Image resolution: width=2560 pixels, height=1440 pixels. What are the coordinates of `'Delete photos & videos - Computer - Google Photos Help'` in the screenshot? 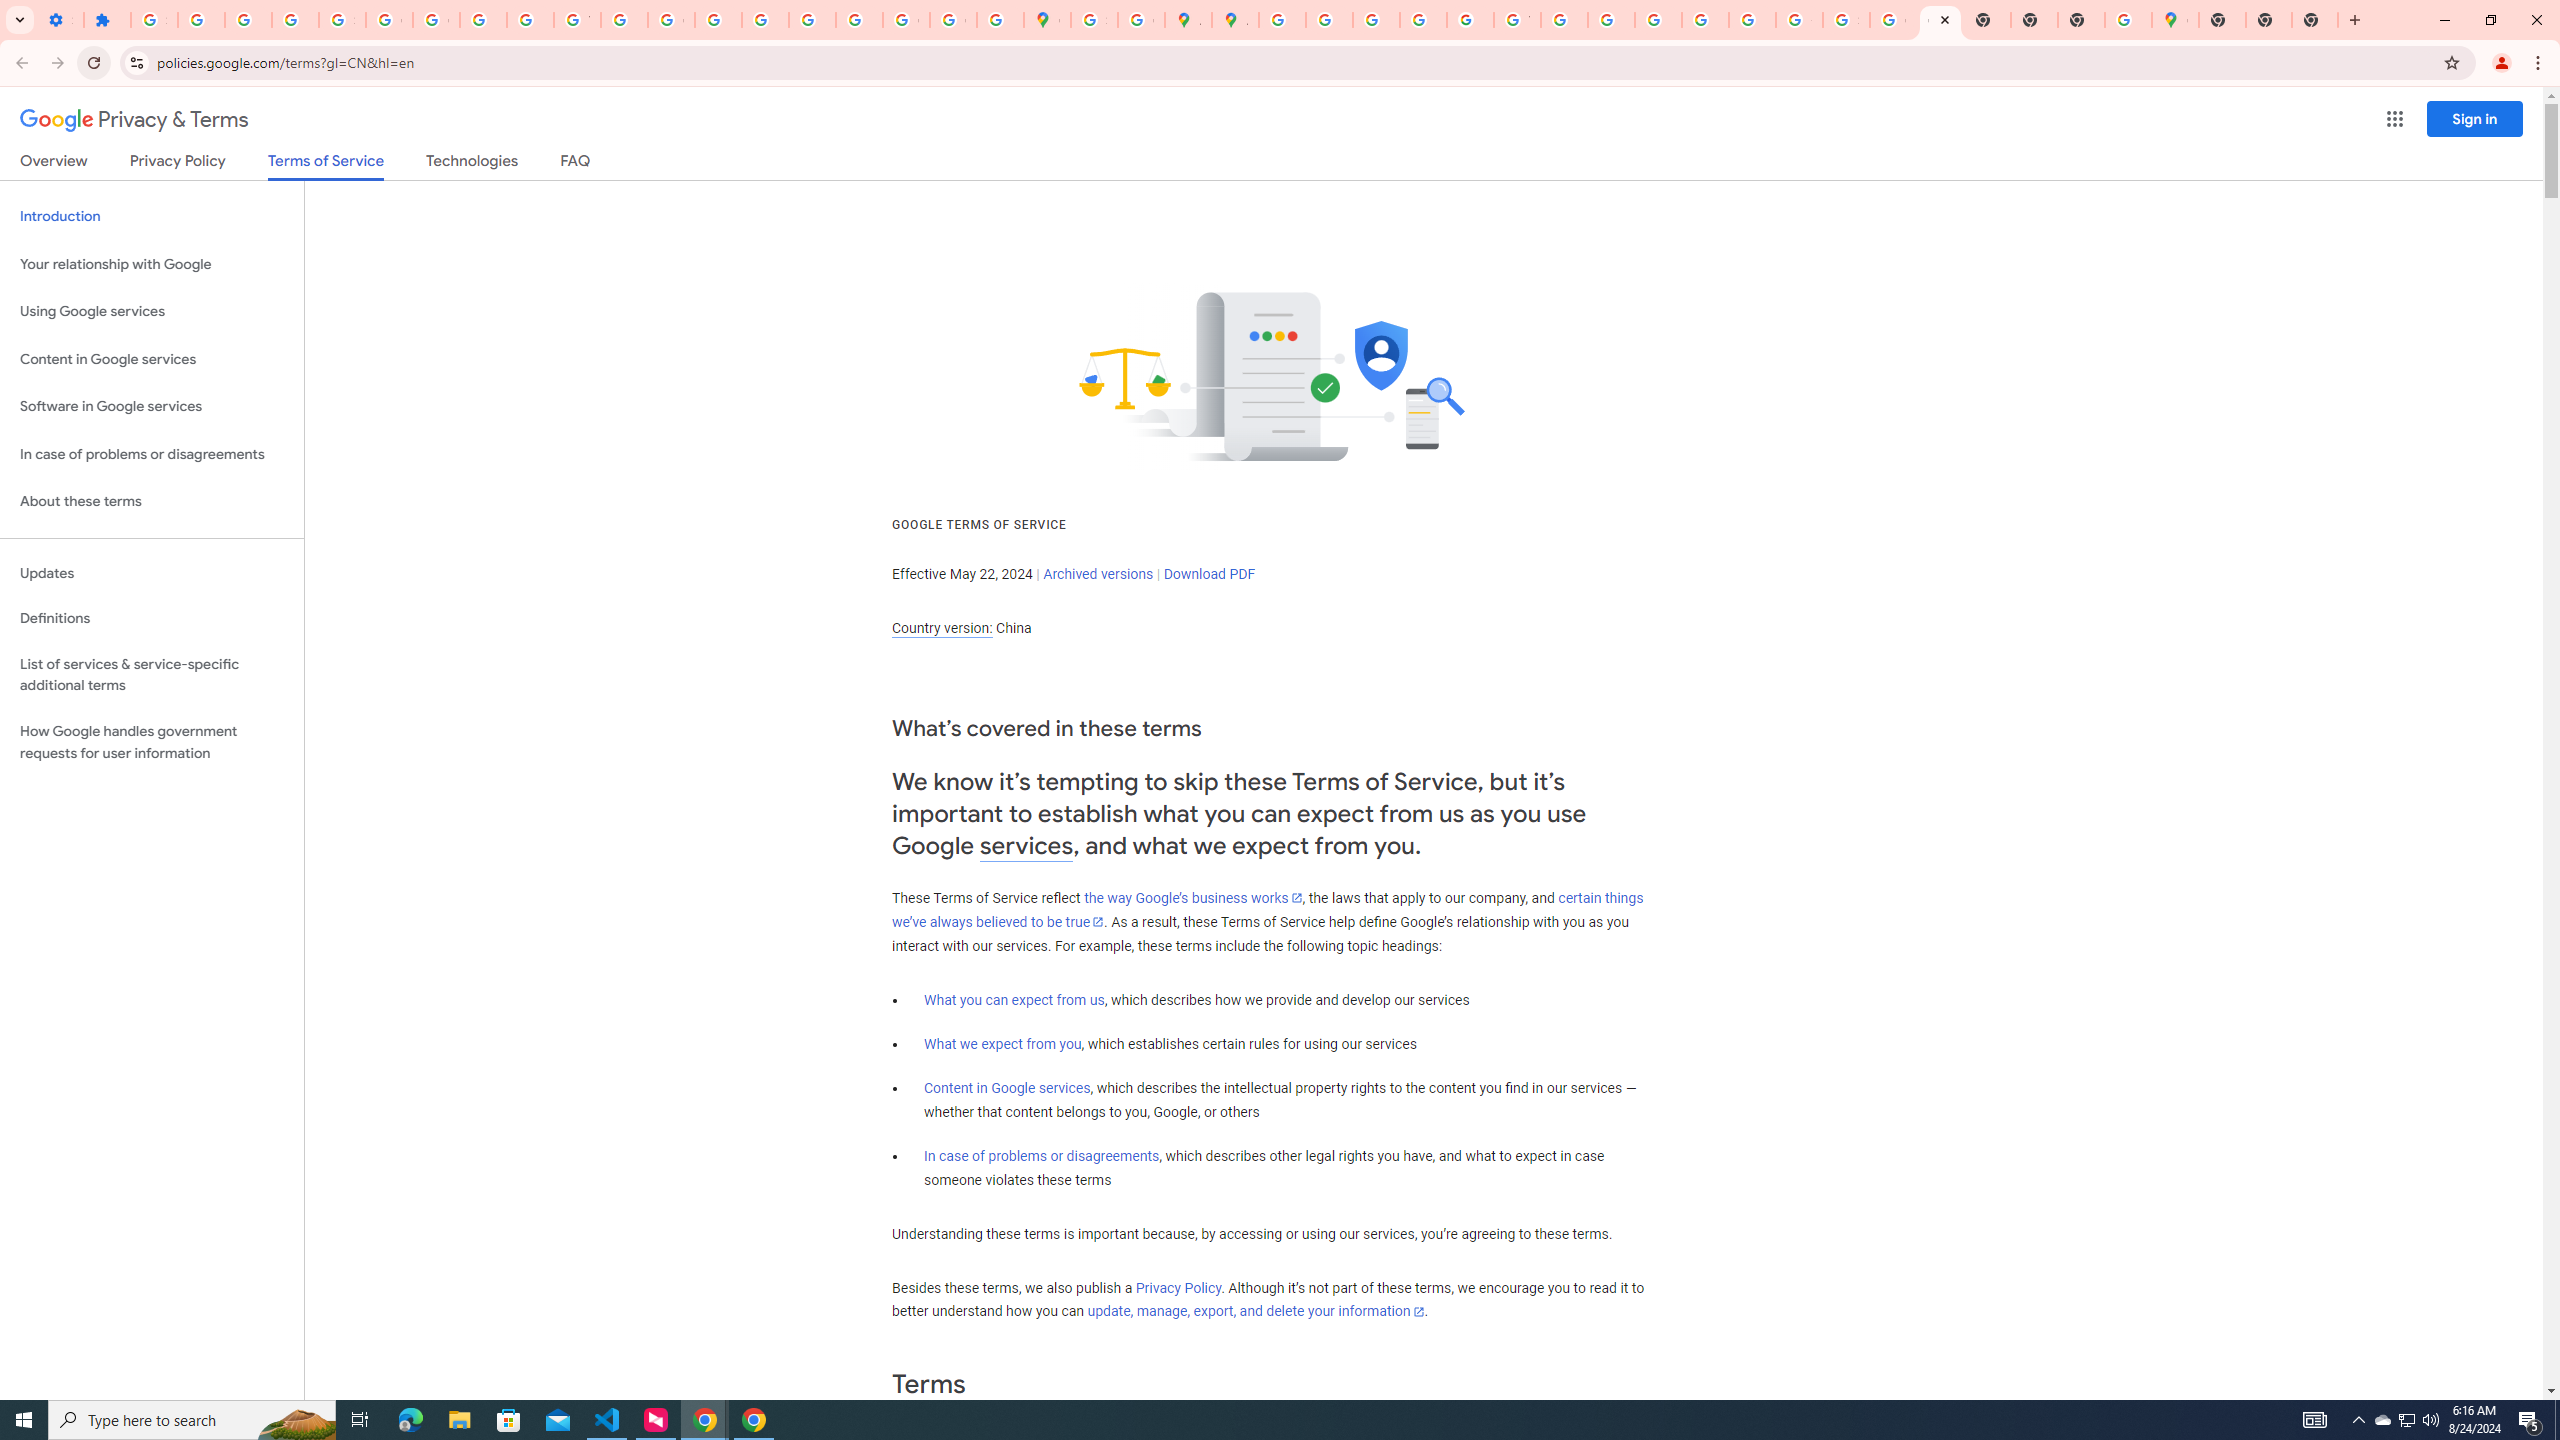 It's located at (199, 19).